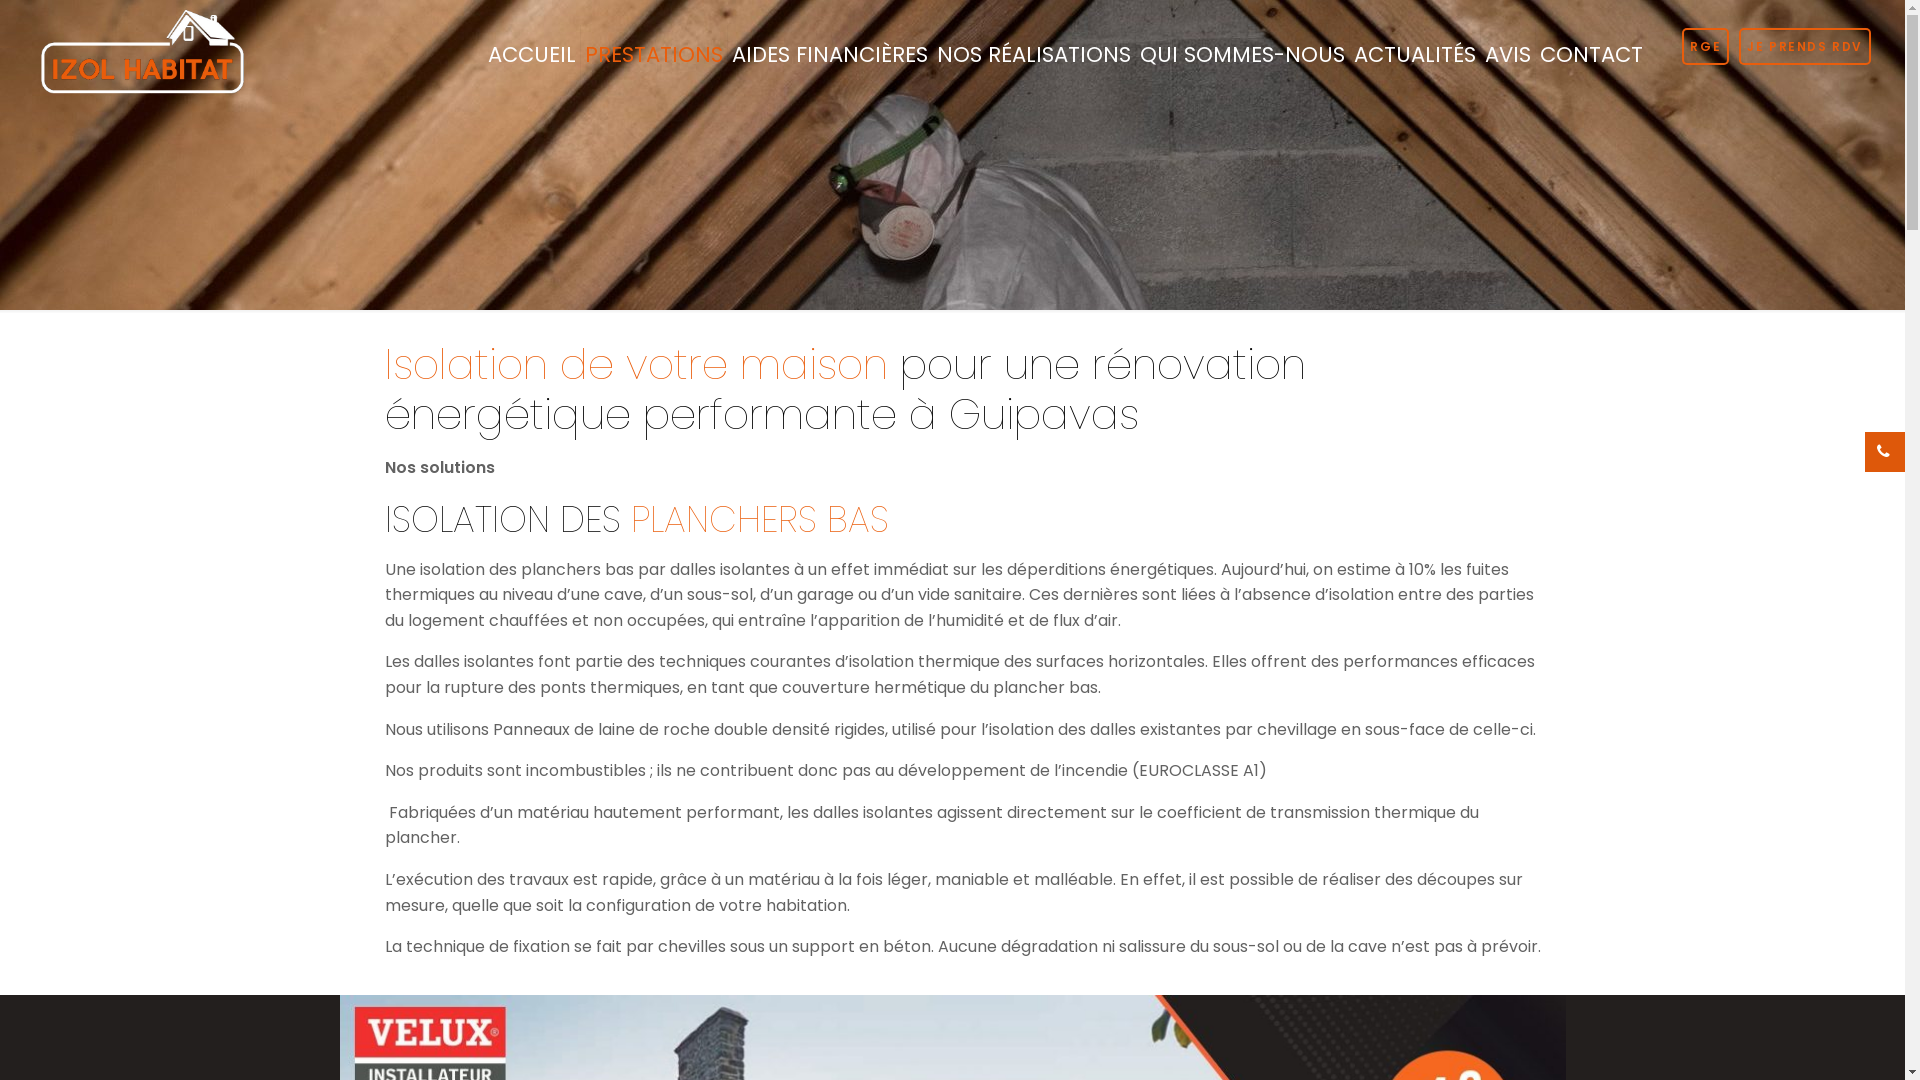 The width and height of the screenshot is (1920, 1080). Describe the element at coordinates (1590, 53) in the screenshot. I see `'CONTACT'` at that location.